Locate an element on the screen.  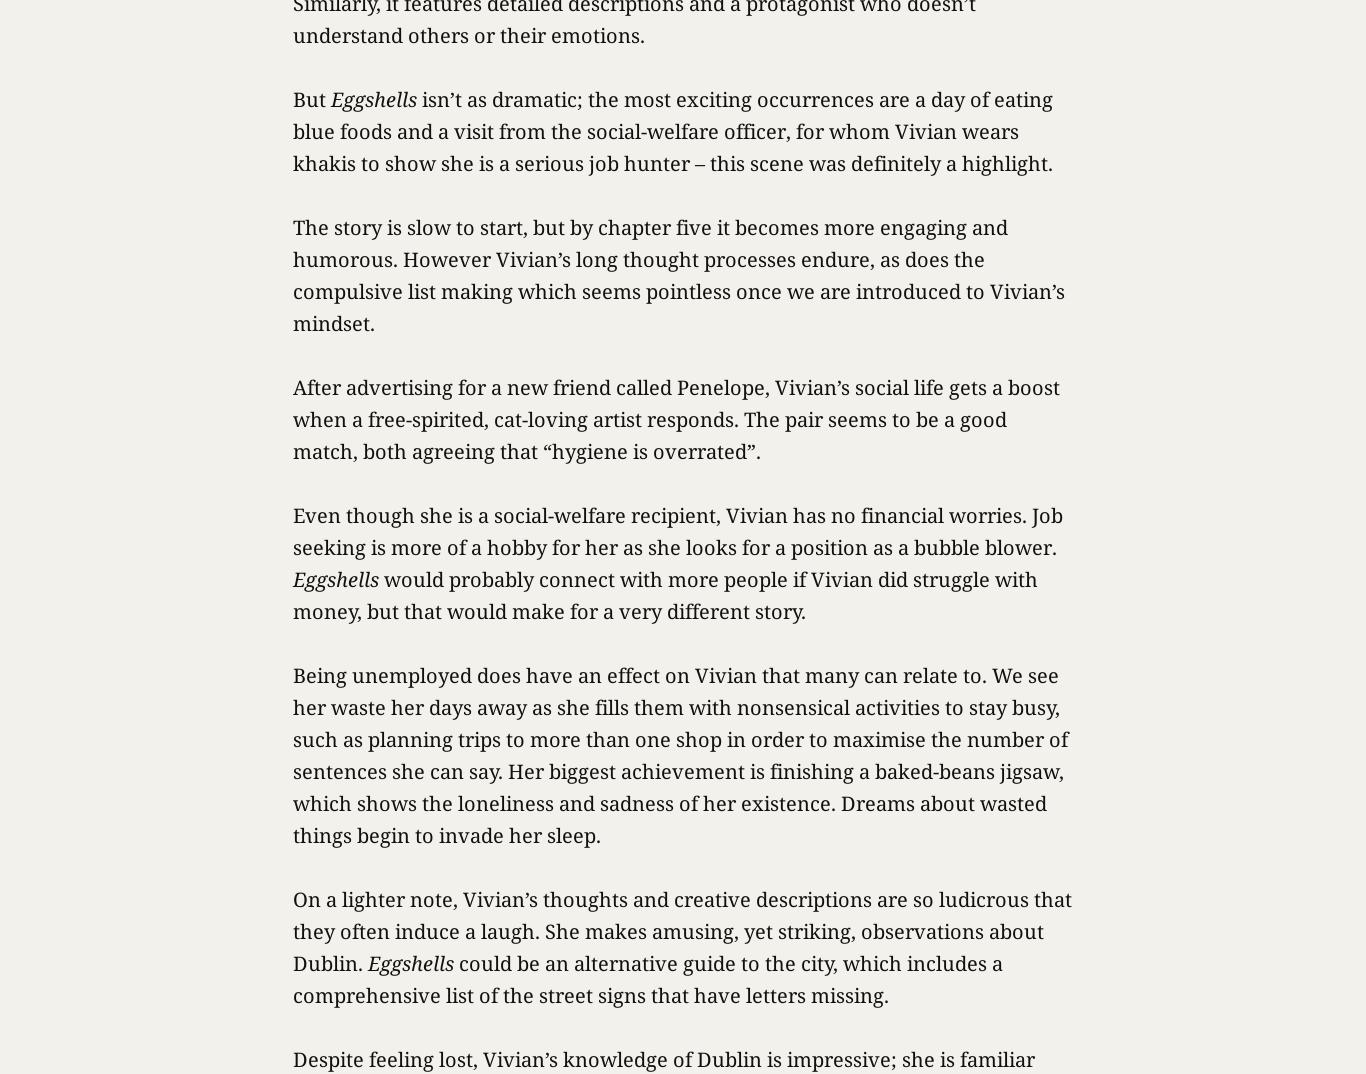
'After advertising for a new friend called Penelope, Vivian’s social life gets a boost when a free-spirited, cat-loving artist responds. The pair seems to be a good match, both agreeing that “hygiene is overrated”.' is located at coordinates (675, 419).